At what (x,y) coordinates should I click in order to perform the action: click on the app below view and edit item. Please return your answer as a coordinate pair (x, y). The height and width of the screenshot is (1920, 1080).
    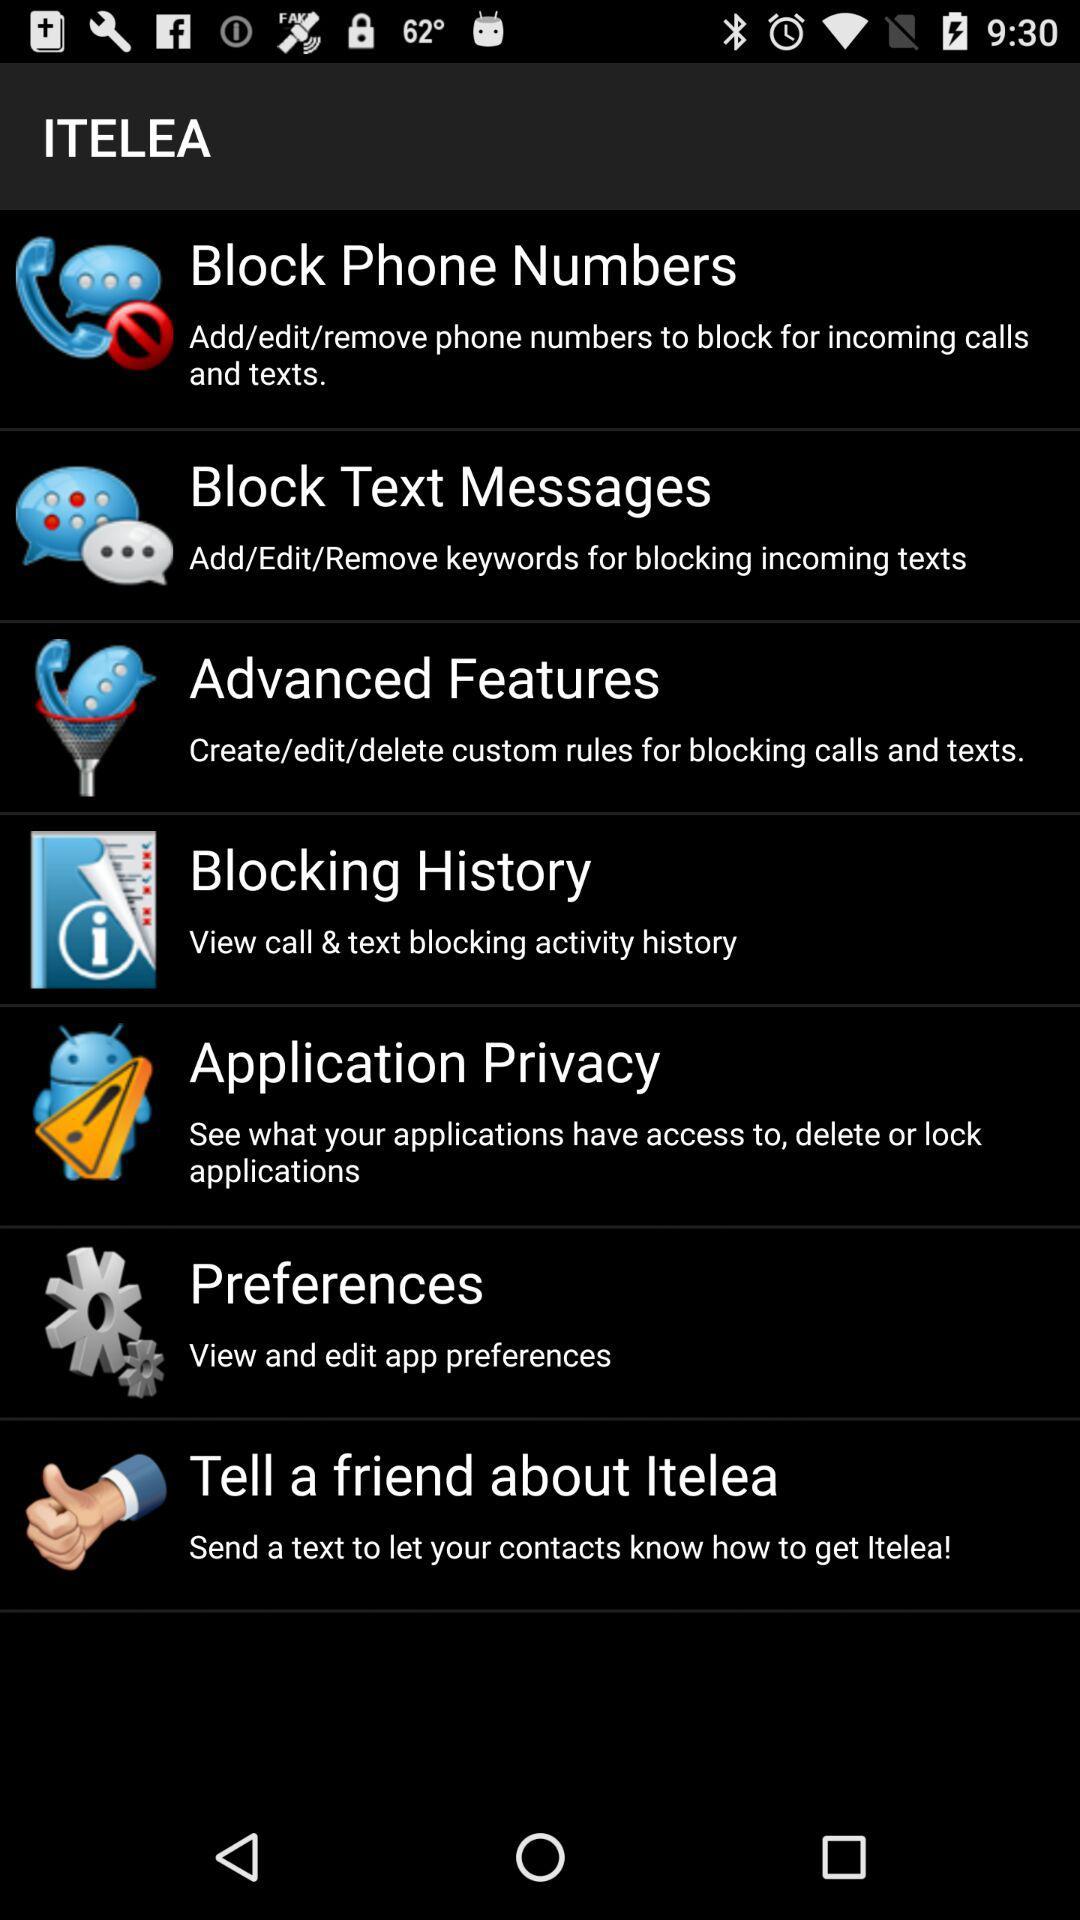
    Looking at the image, I should click on (625, 1473).